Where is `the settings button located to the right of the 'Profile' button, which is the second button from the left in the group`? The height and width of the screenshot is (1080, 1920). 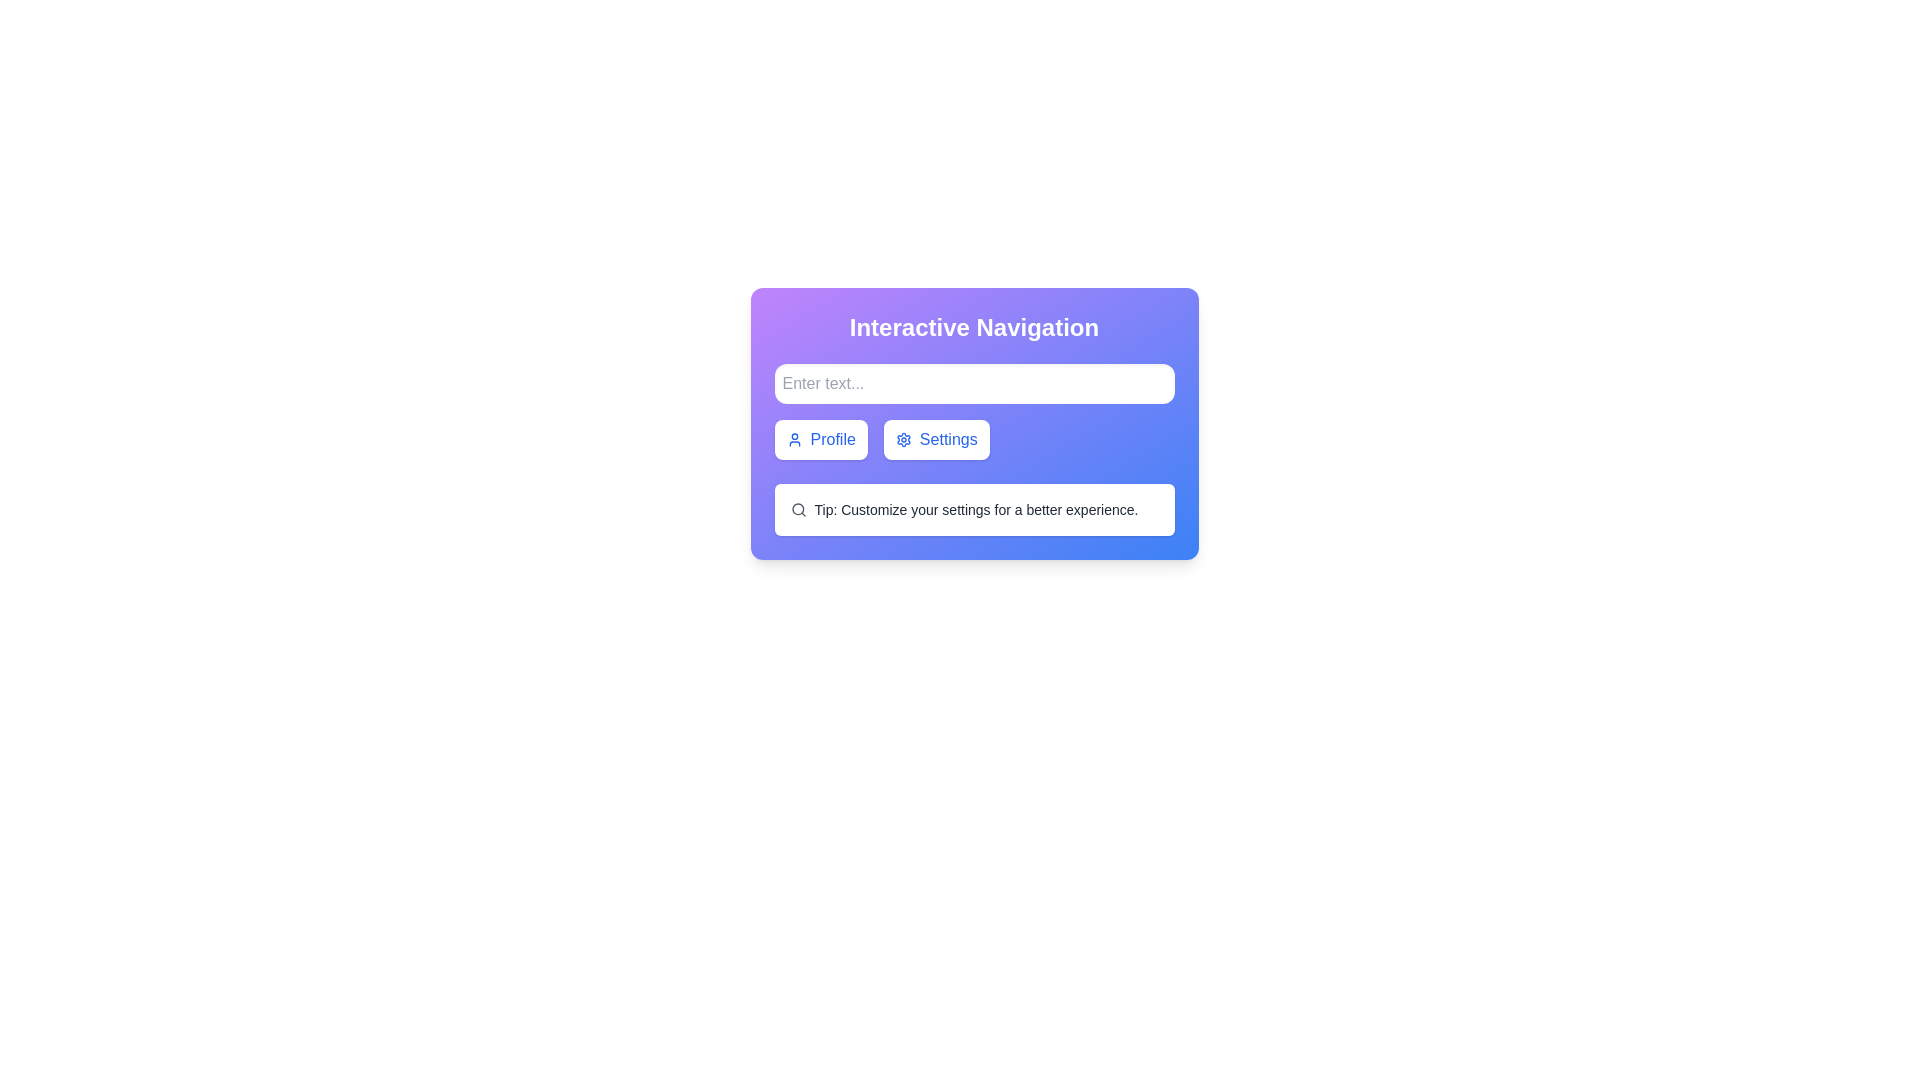 the settings button located to the right of the 'Profile' button, which is the second button from the left in the group is located at coordinates (935, 438).